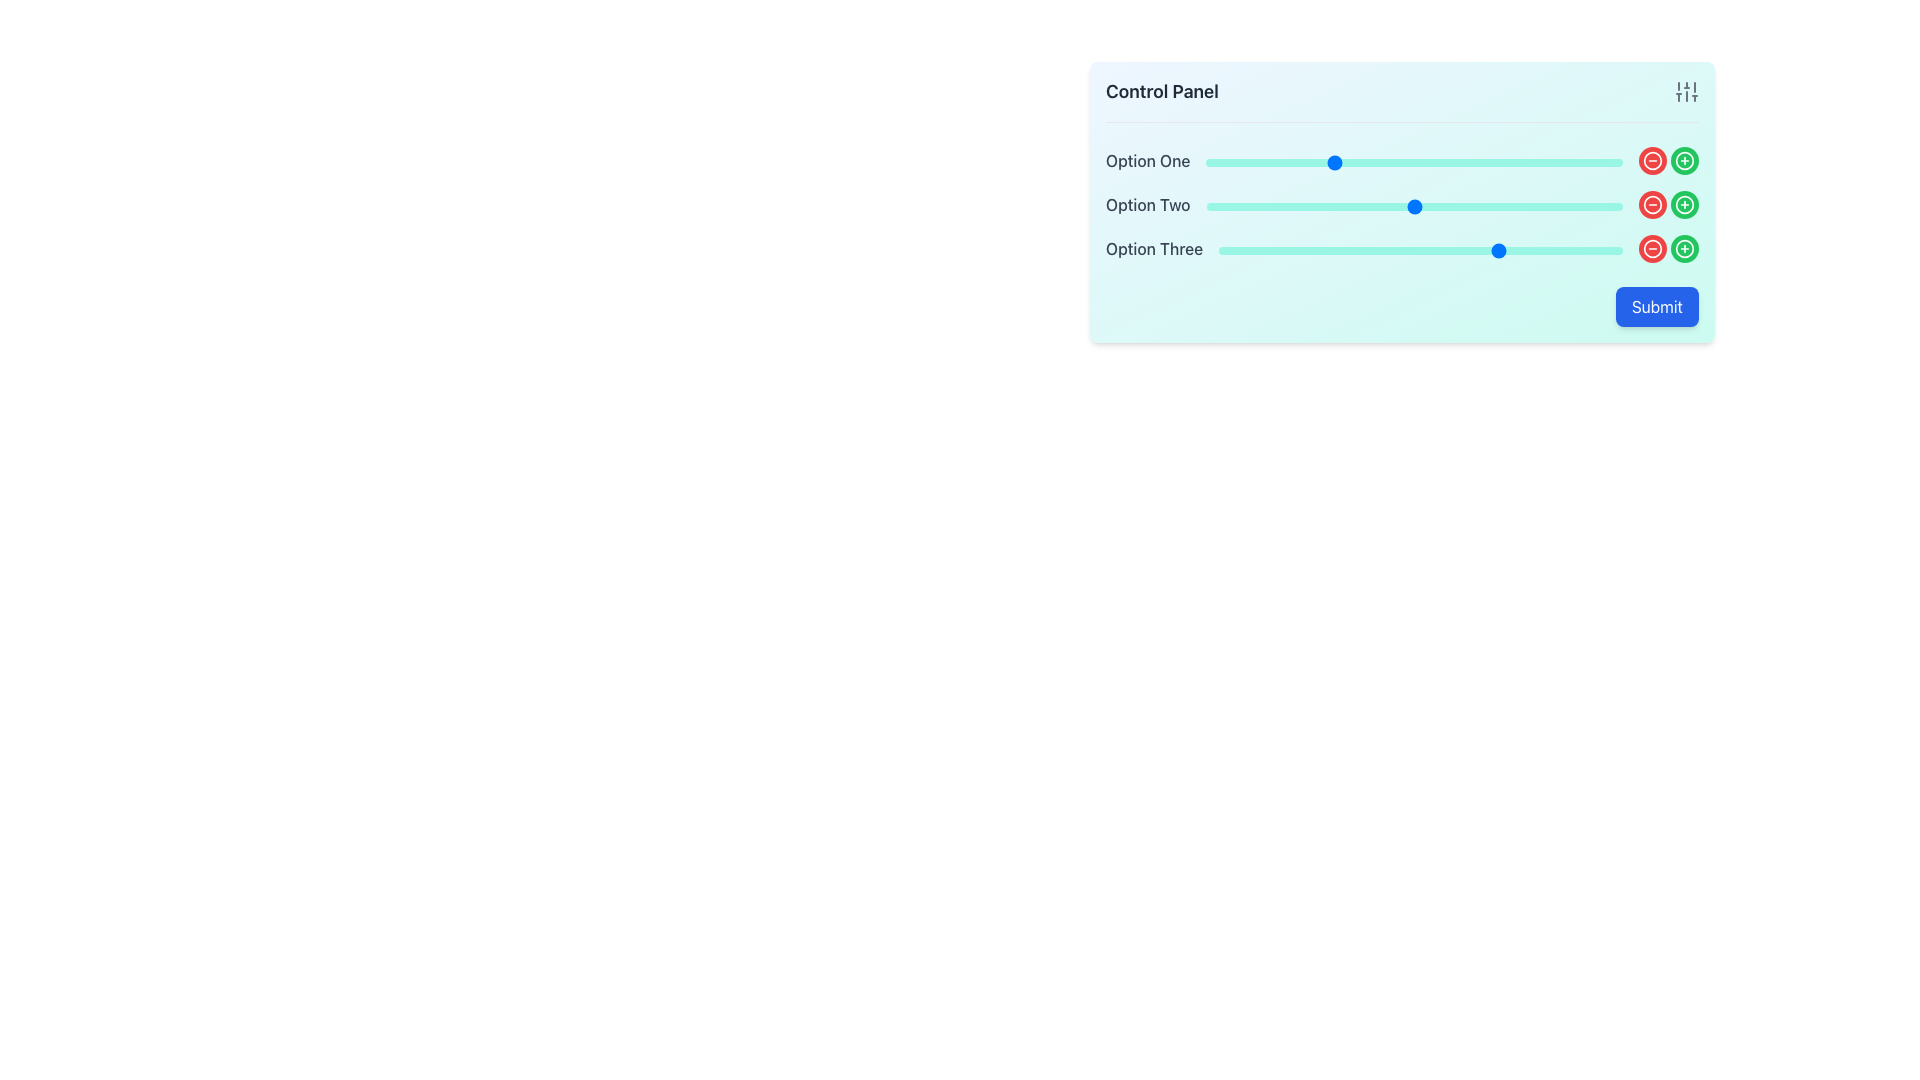 The height and width of the screenshot is (1080, 1920). What do you see at coordinates (1685, 92) in the screenshot?
I see `the gray vertical sliders control icon located in the top-right corner of the 'Control Panel' section` at bounding box center [1685, 92].